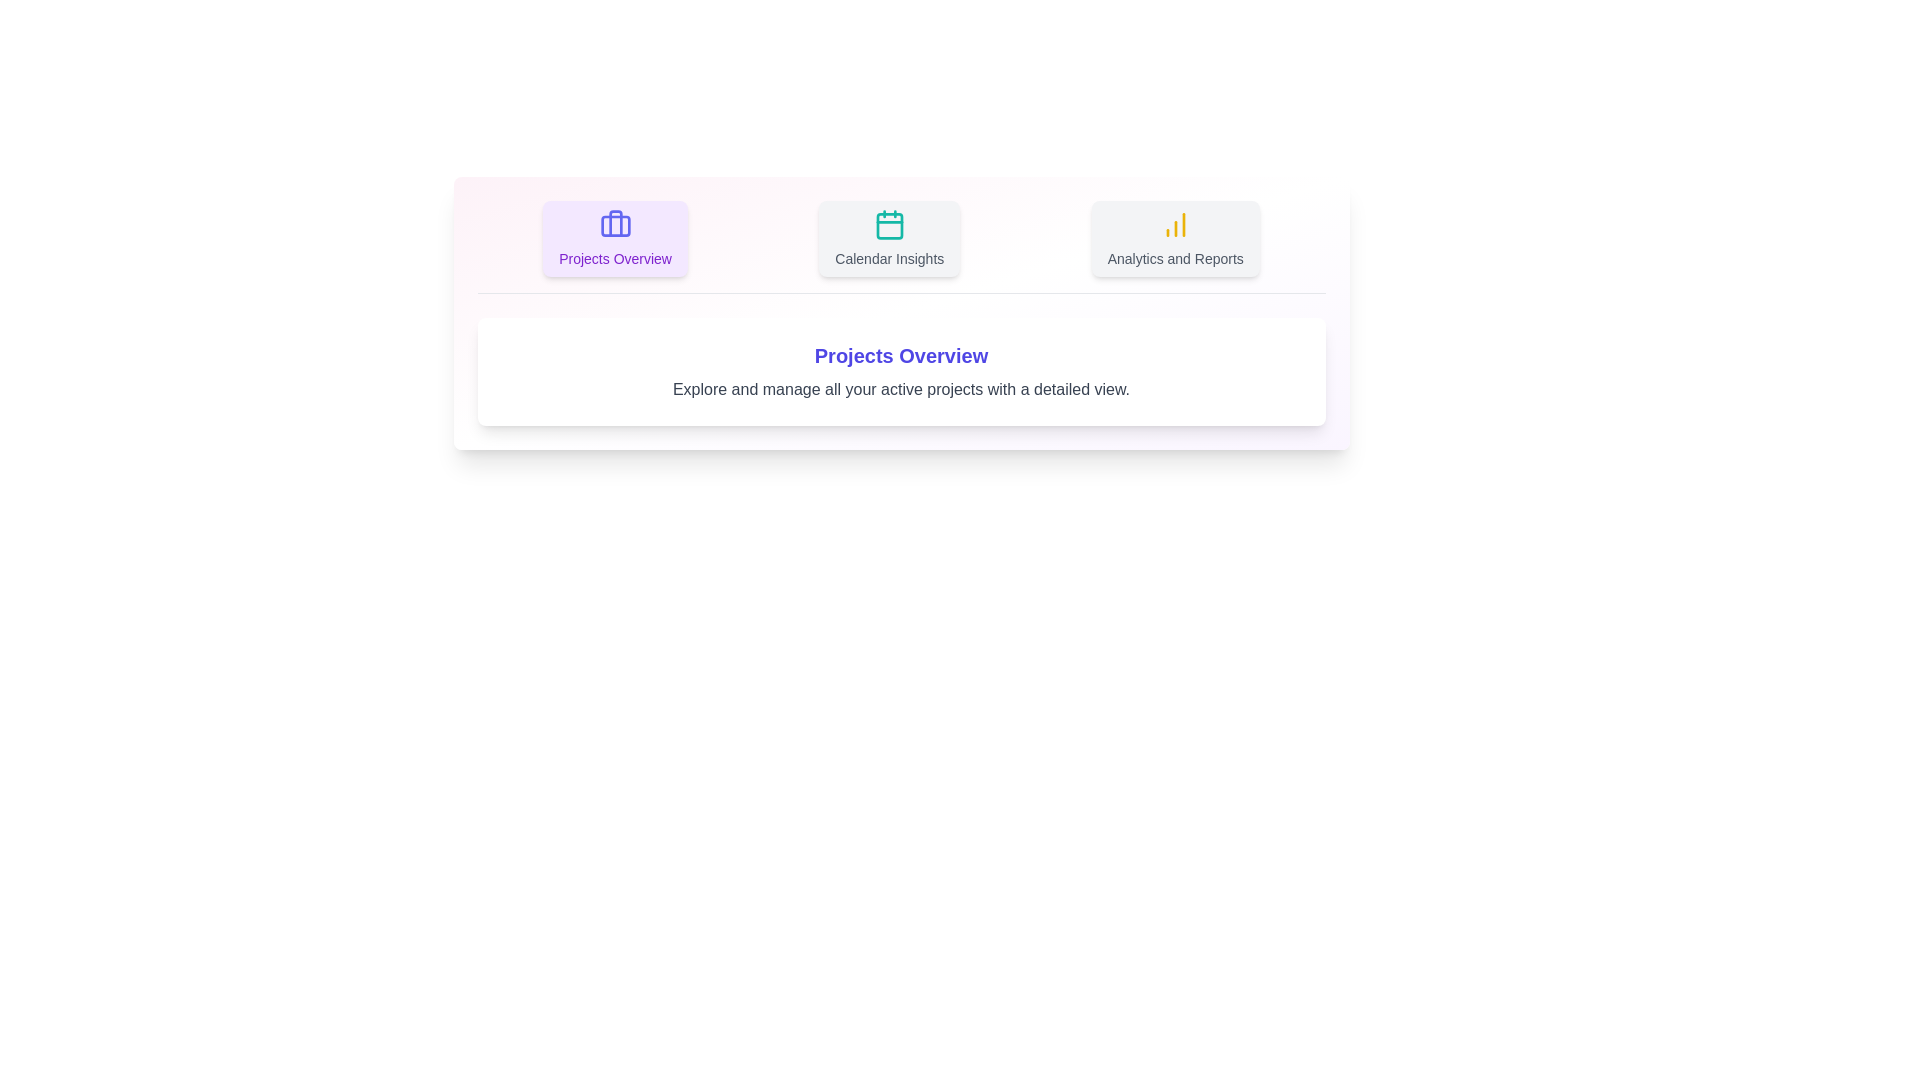 The width and height of the screenshot is (1920, 1080). I want to click on the tab labeled 'Calendar Insights' to observe the visual feedback, so click(887, 238).